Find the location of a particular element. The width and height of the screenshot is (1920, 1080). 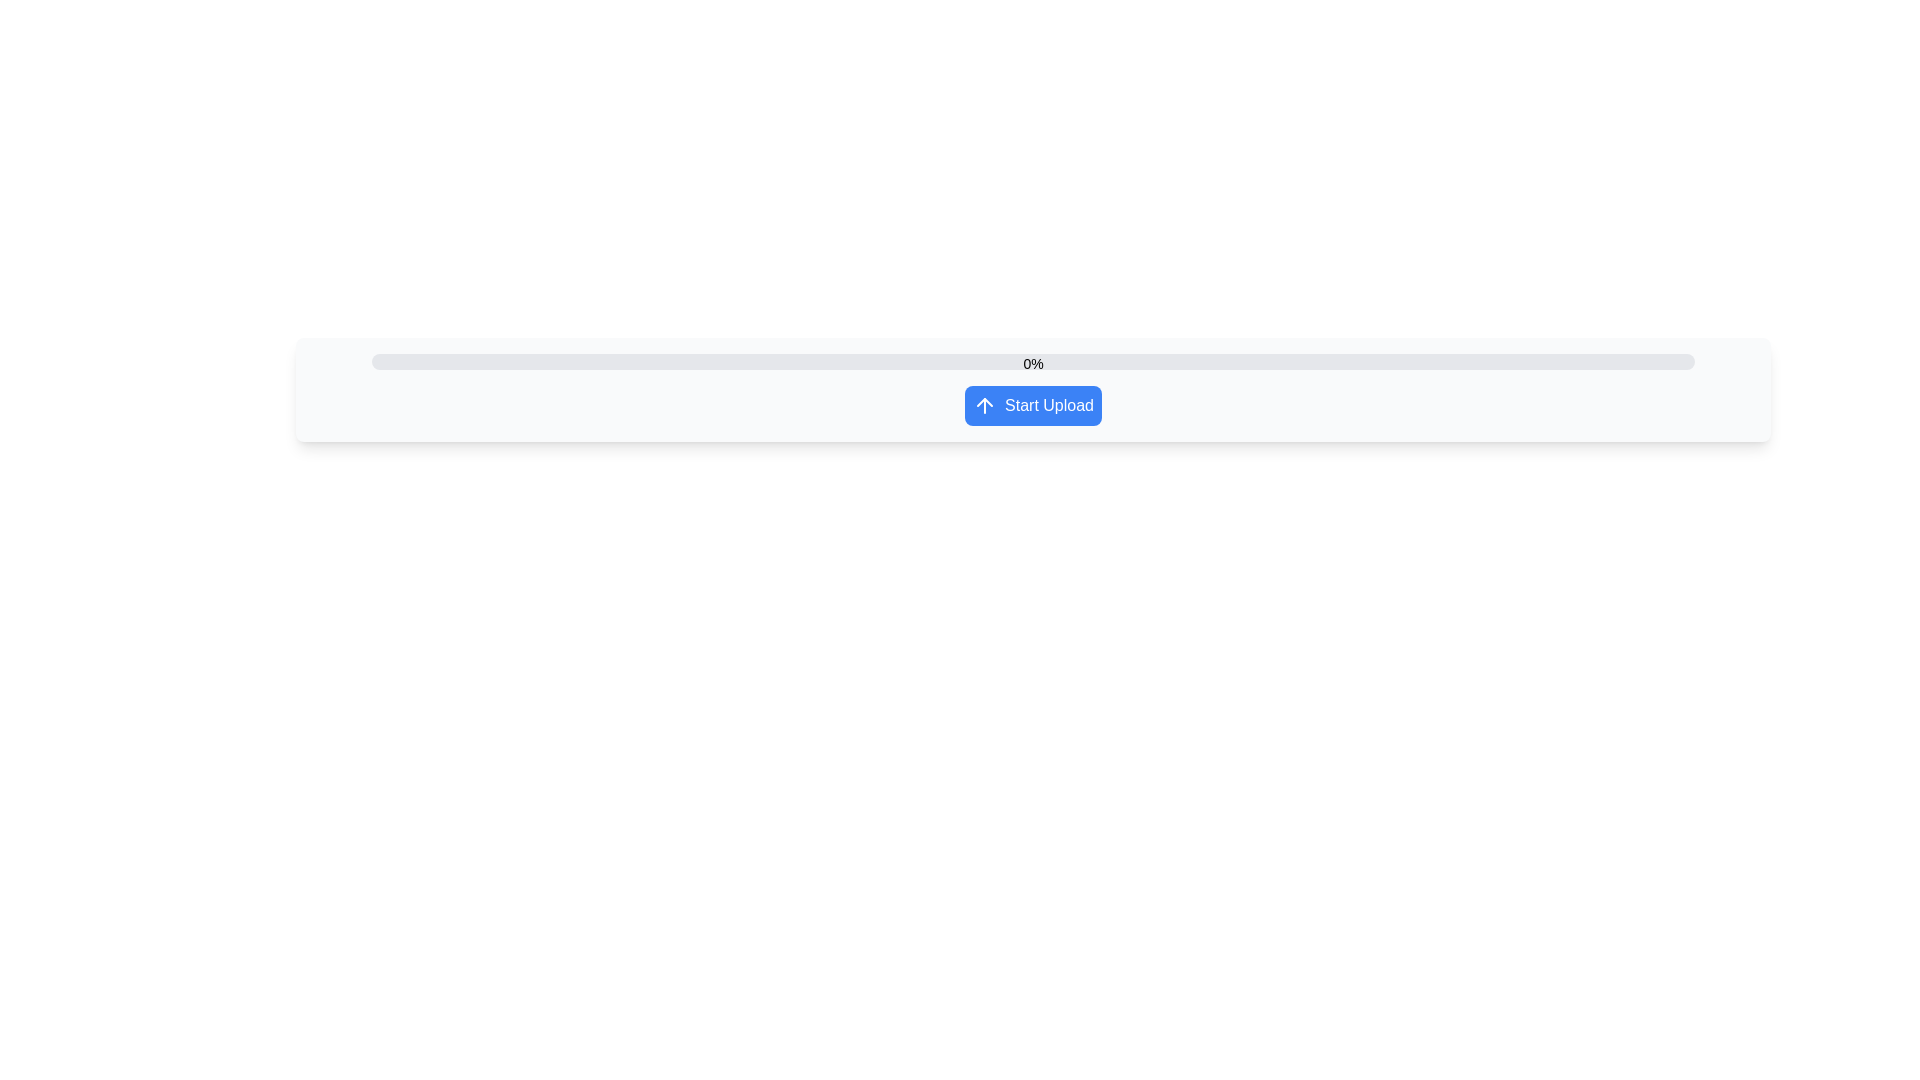

the blue button labeled 'Start Upload' with an upward arrow icon, located centrally below a progress bar displaying '0%' is located at coordinates (1033, 405).